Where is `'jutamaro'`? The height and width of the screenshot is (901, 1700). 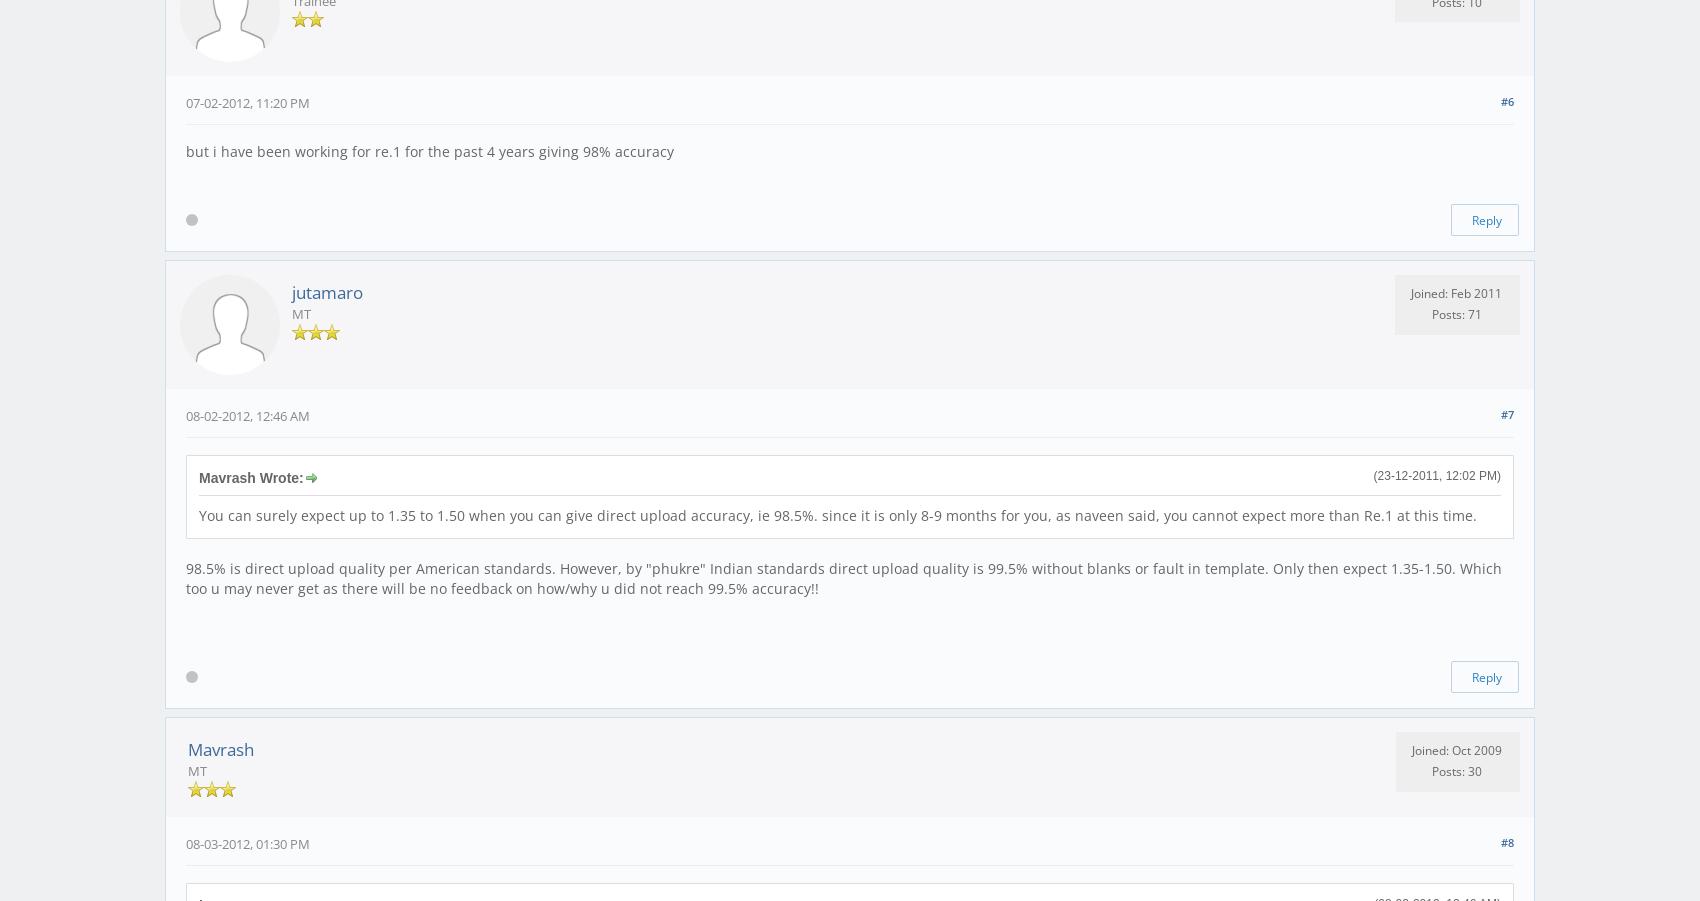 'jutamaro' is located at coordinates (326, 291).